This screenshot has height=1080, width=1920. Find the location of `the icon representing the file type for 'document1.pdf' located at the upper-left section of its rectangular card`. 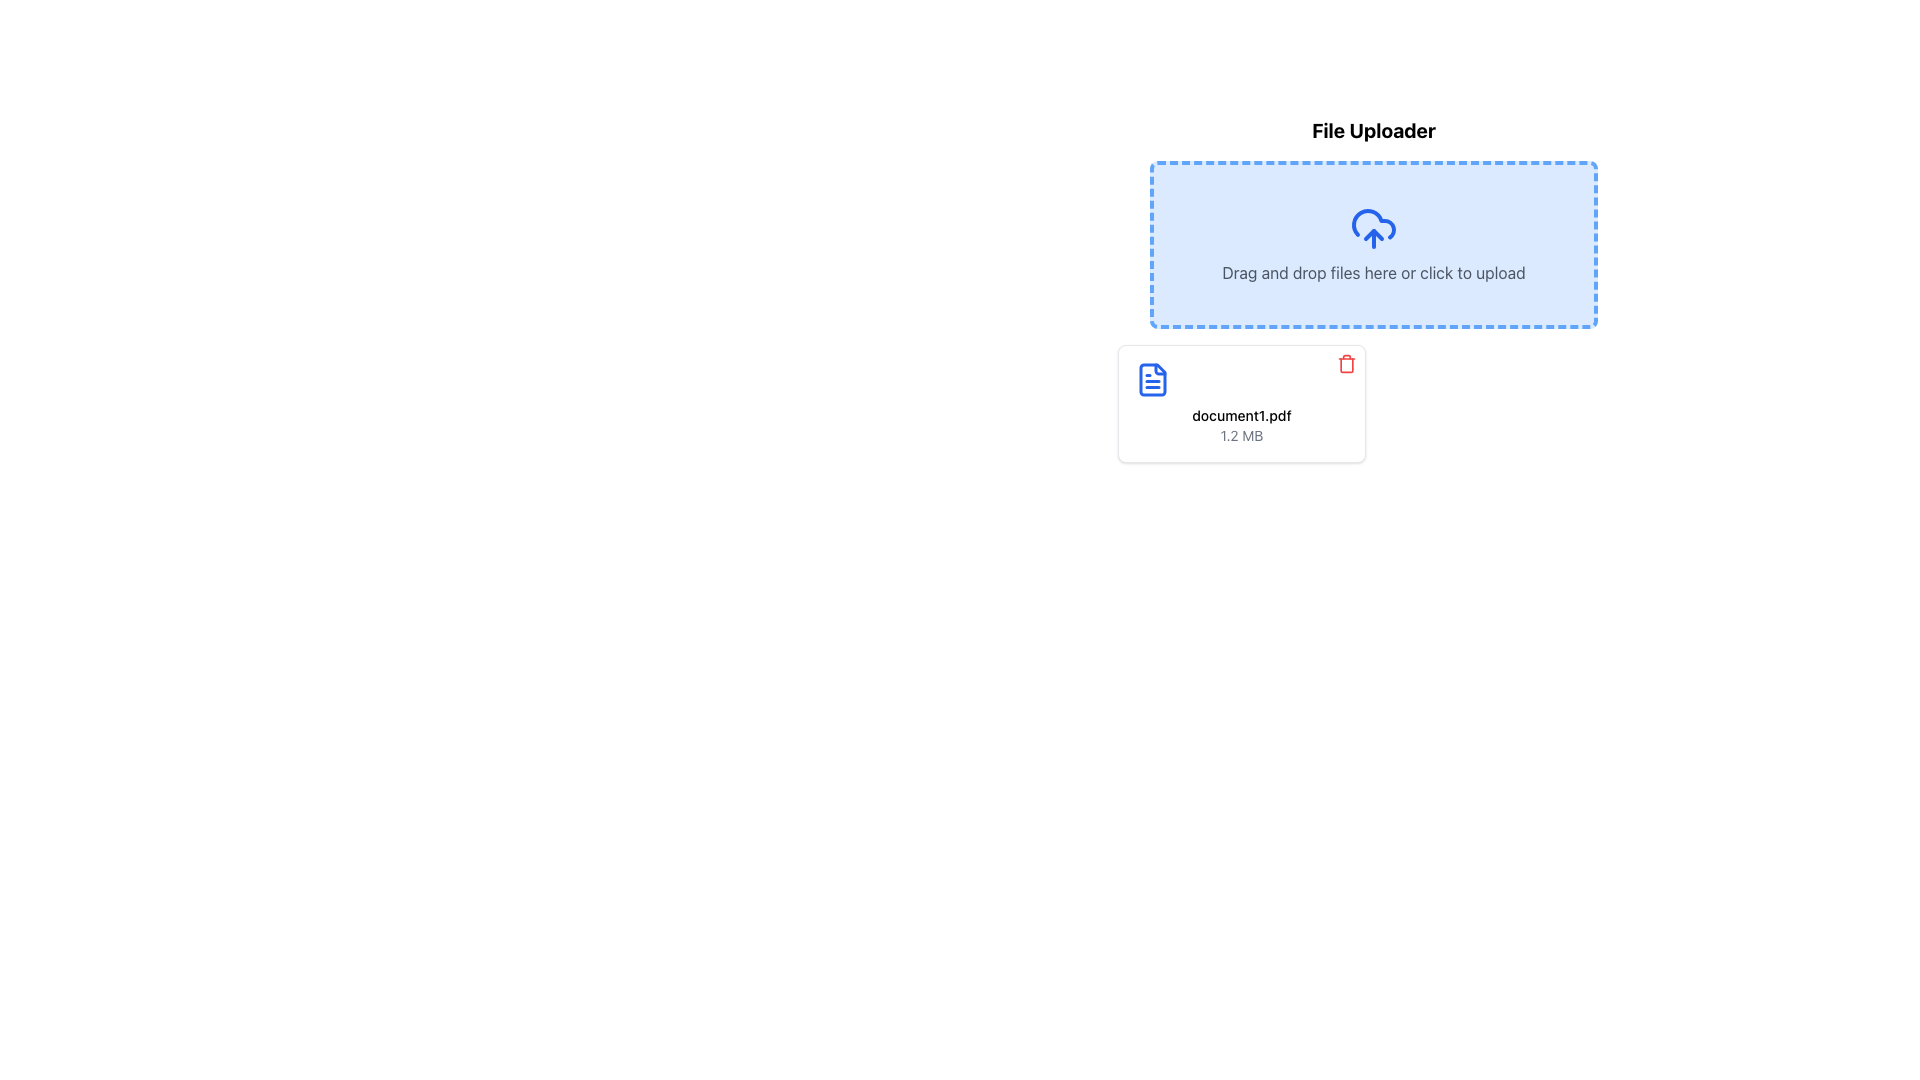

the icon representing the file type for 'document1.pdf' located at the upper-left section of its rectangular card is located at coordinates (1152, 380).